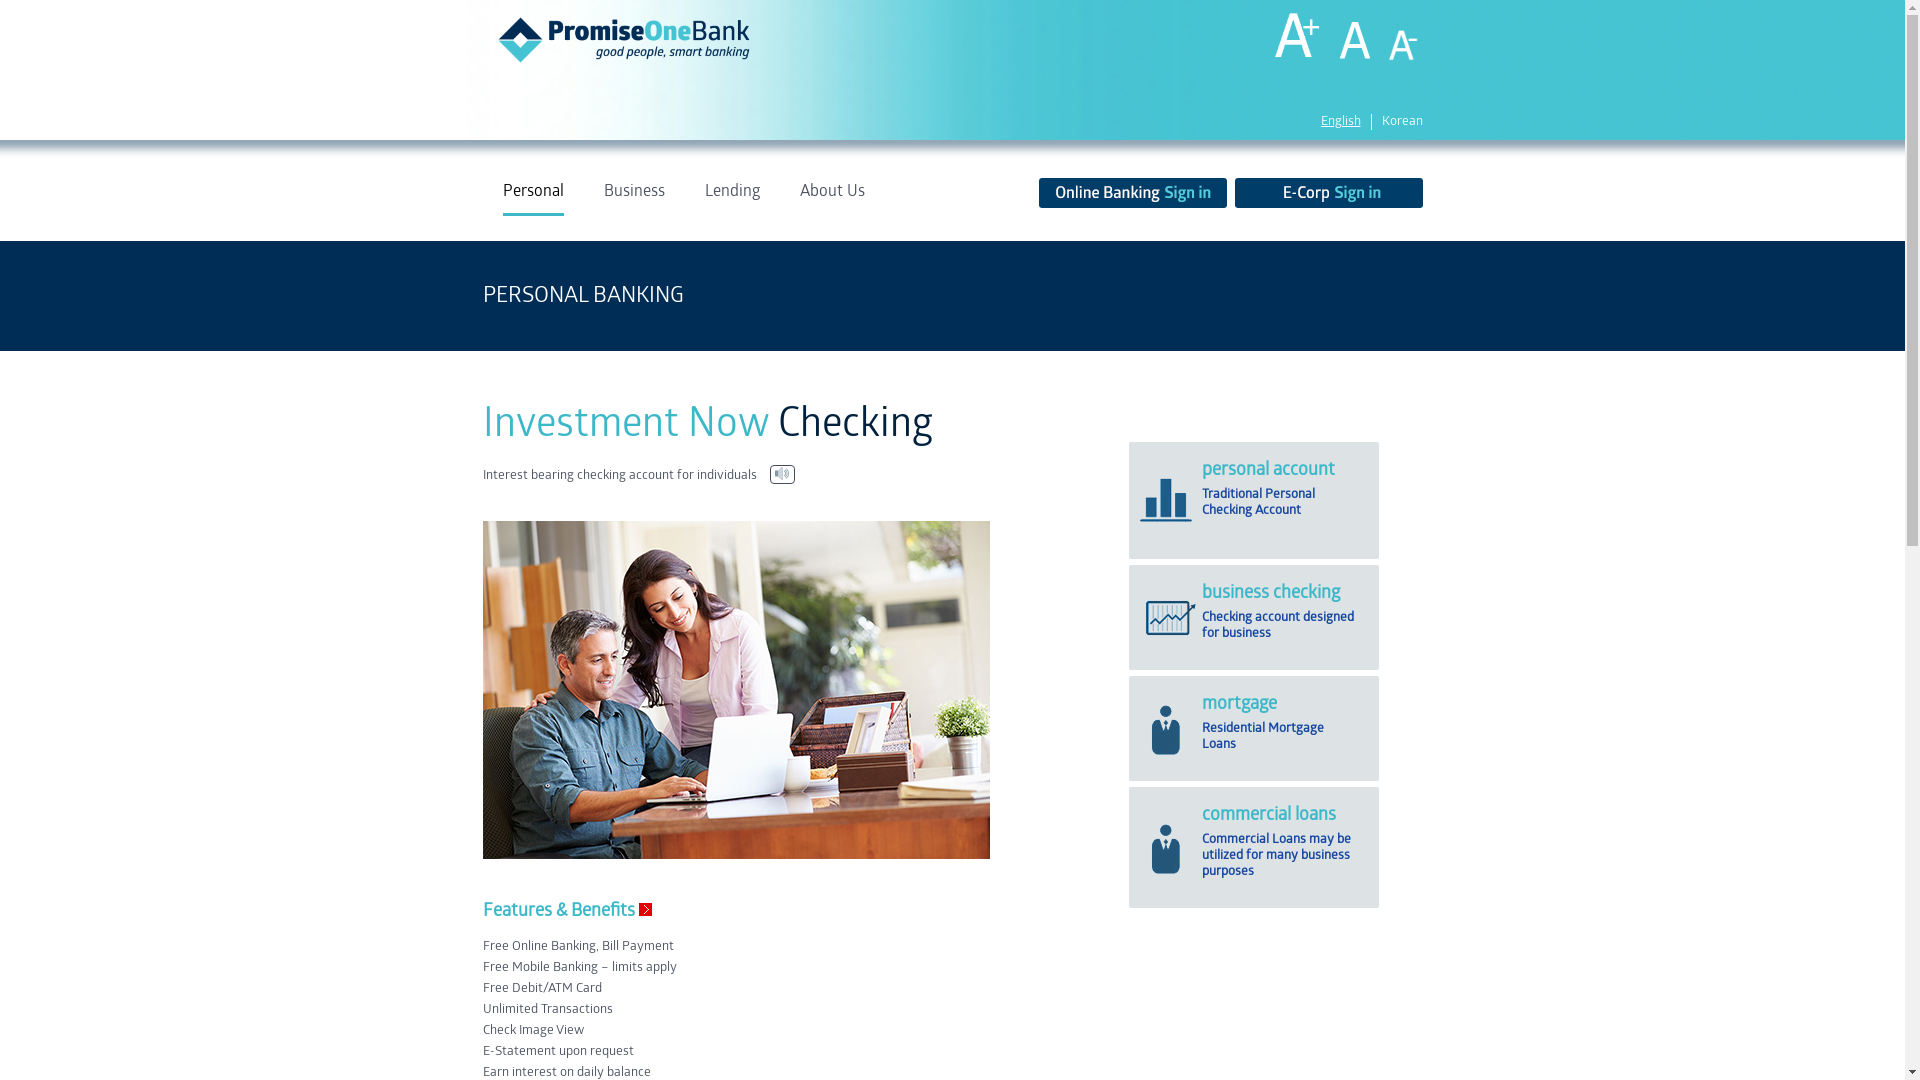 The height and width of the screenshot is (1080, 1920). Describe the element at coordinates (1320, 122) in the screenshot. I see `'English'` at that location.